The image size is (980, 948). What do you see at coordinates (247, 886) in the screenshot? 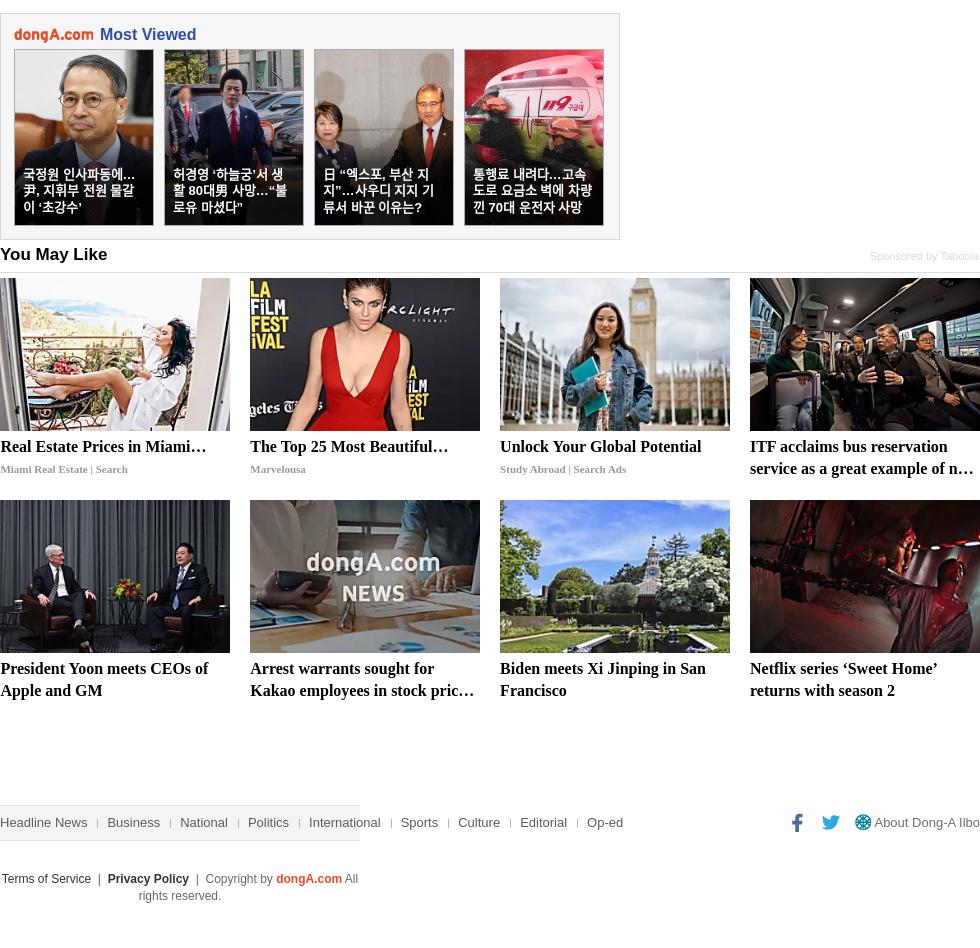
I see `'All rights reserved.'` at bounding box center [247, 886].